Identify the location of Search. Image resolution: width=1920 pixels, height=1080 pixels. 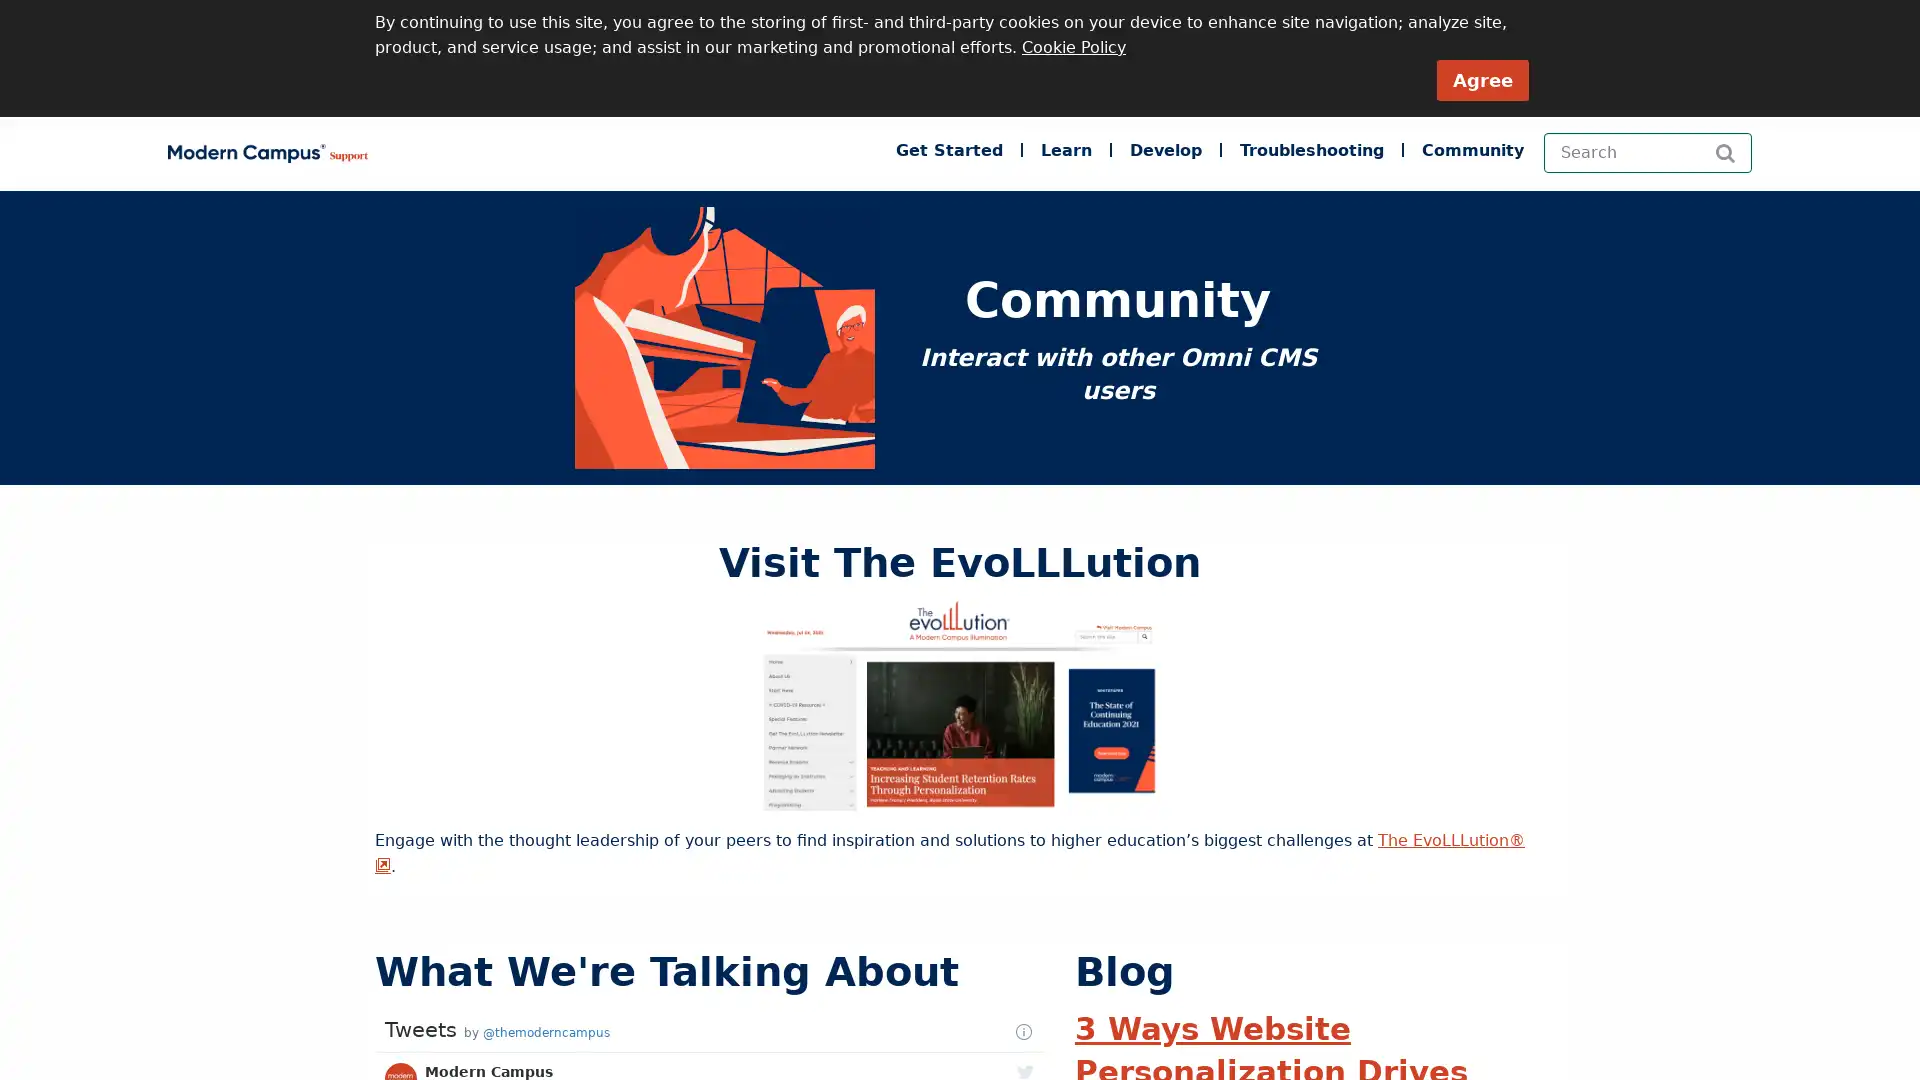
(1724, 150).